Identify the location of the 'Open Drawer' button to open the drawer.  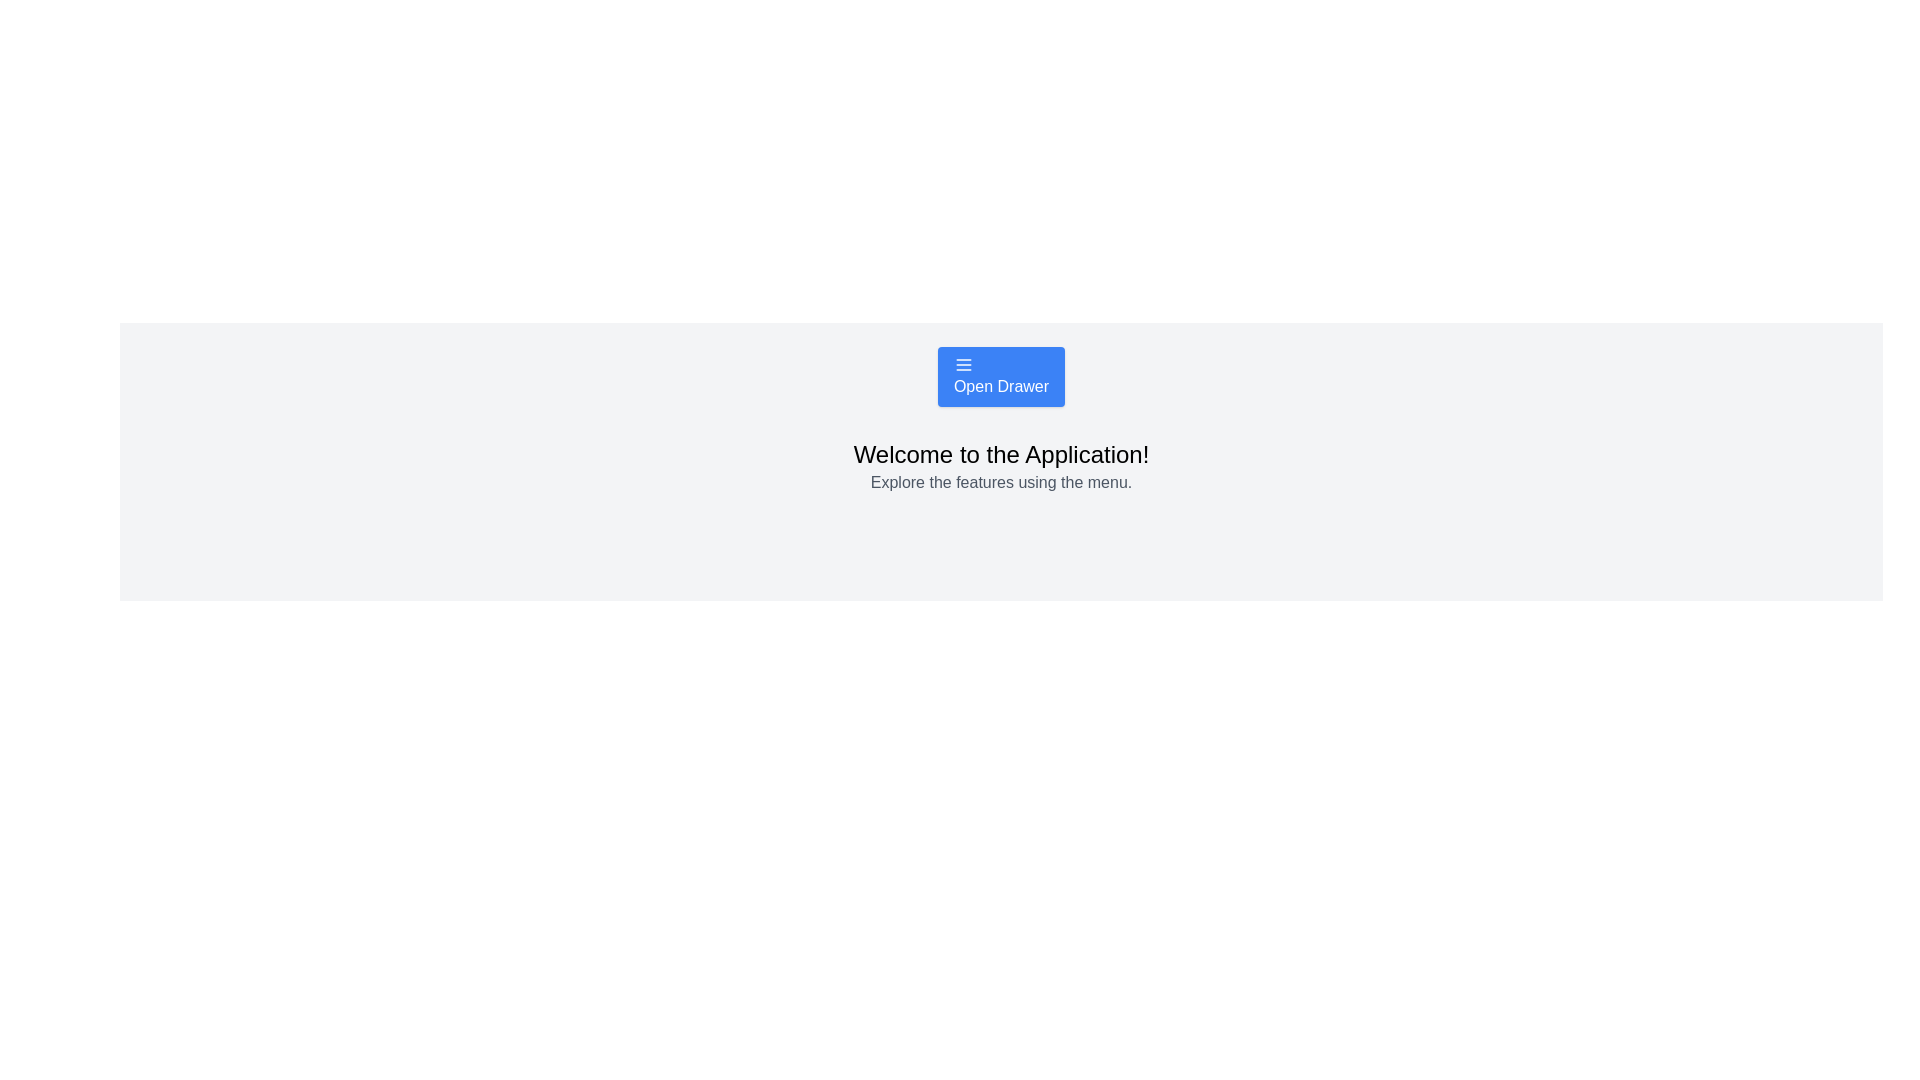
(1001, 377).